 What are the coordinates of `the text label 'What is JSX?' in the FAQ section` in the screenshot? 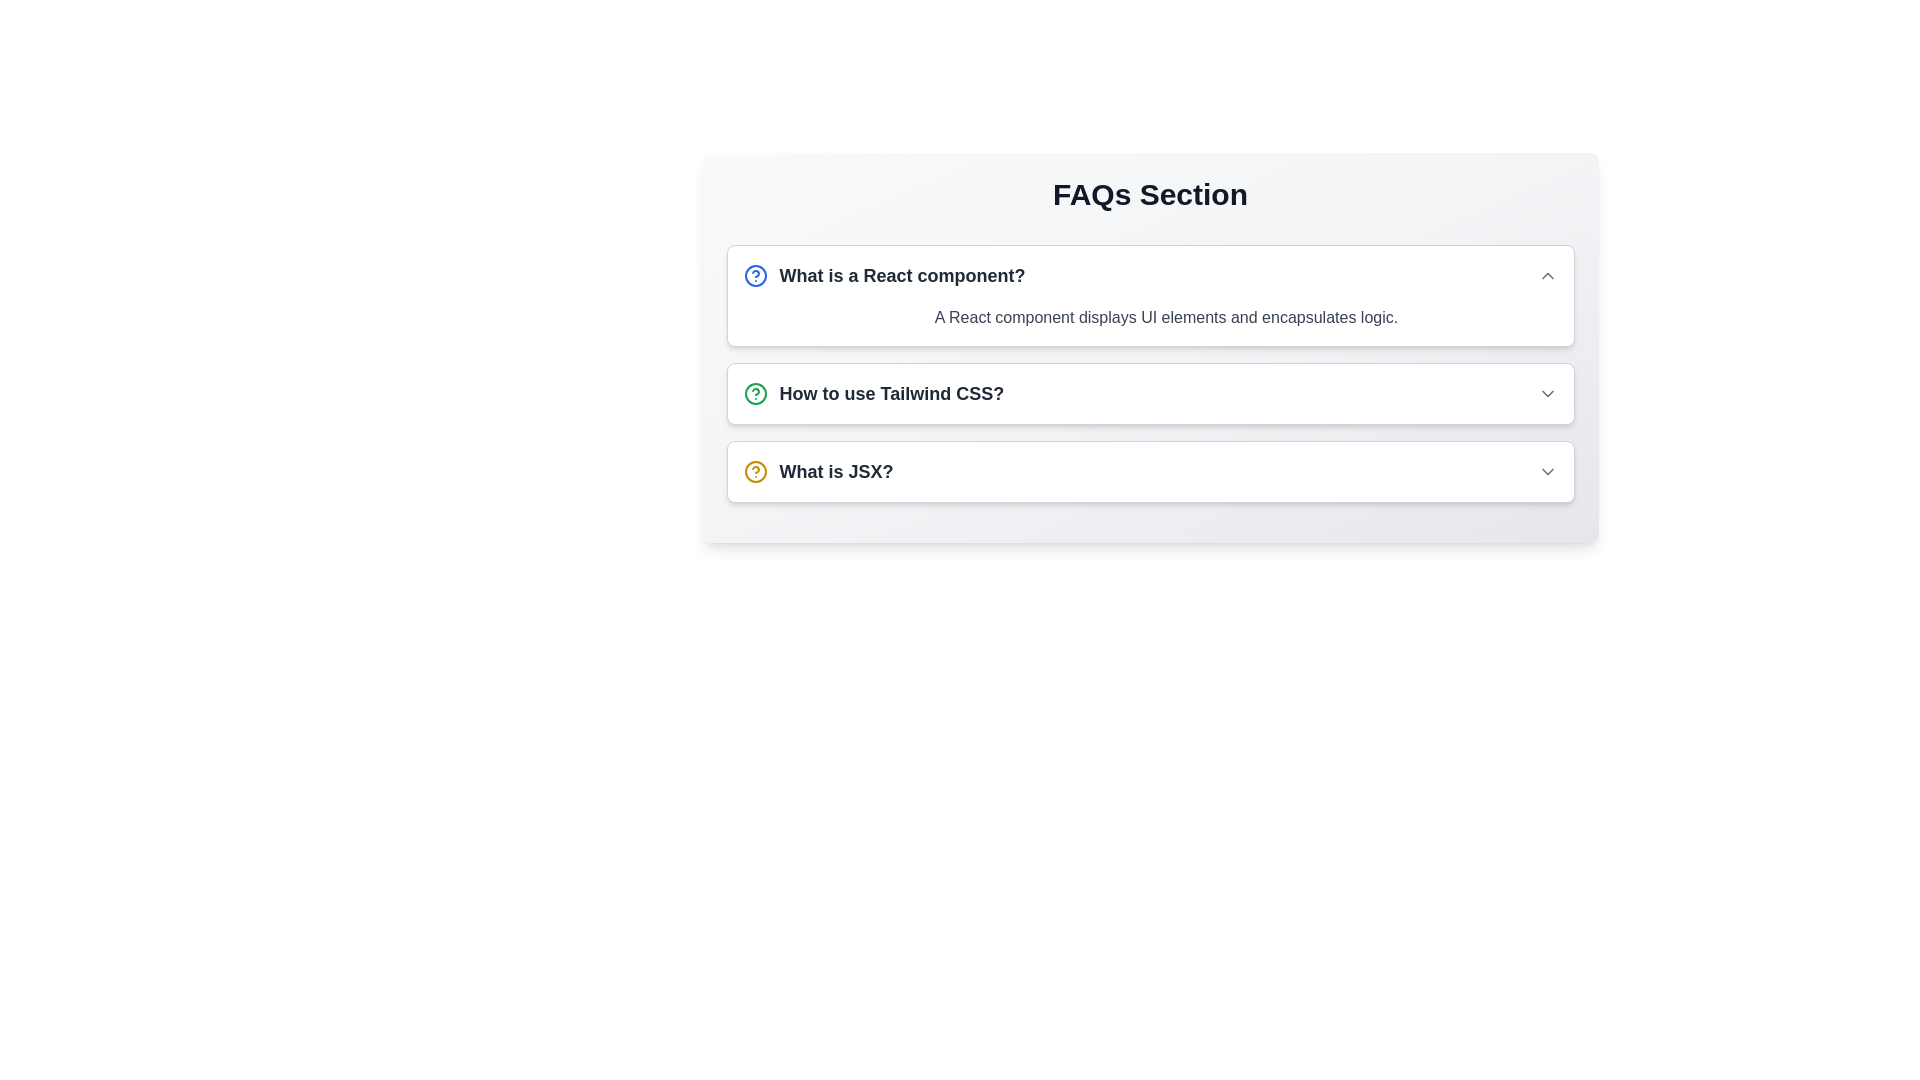 It's located at (818, 471).